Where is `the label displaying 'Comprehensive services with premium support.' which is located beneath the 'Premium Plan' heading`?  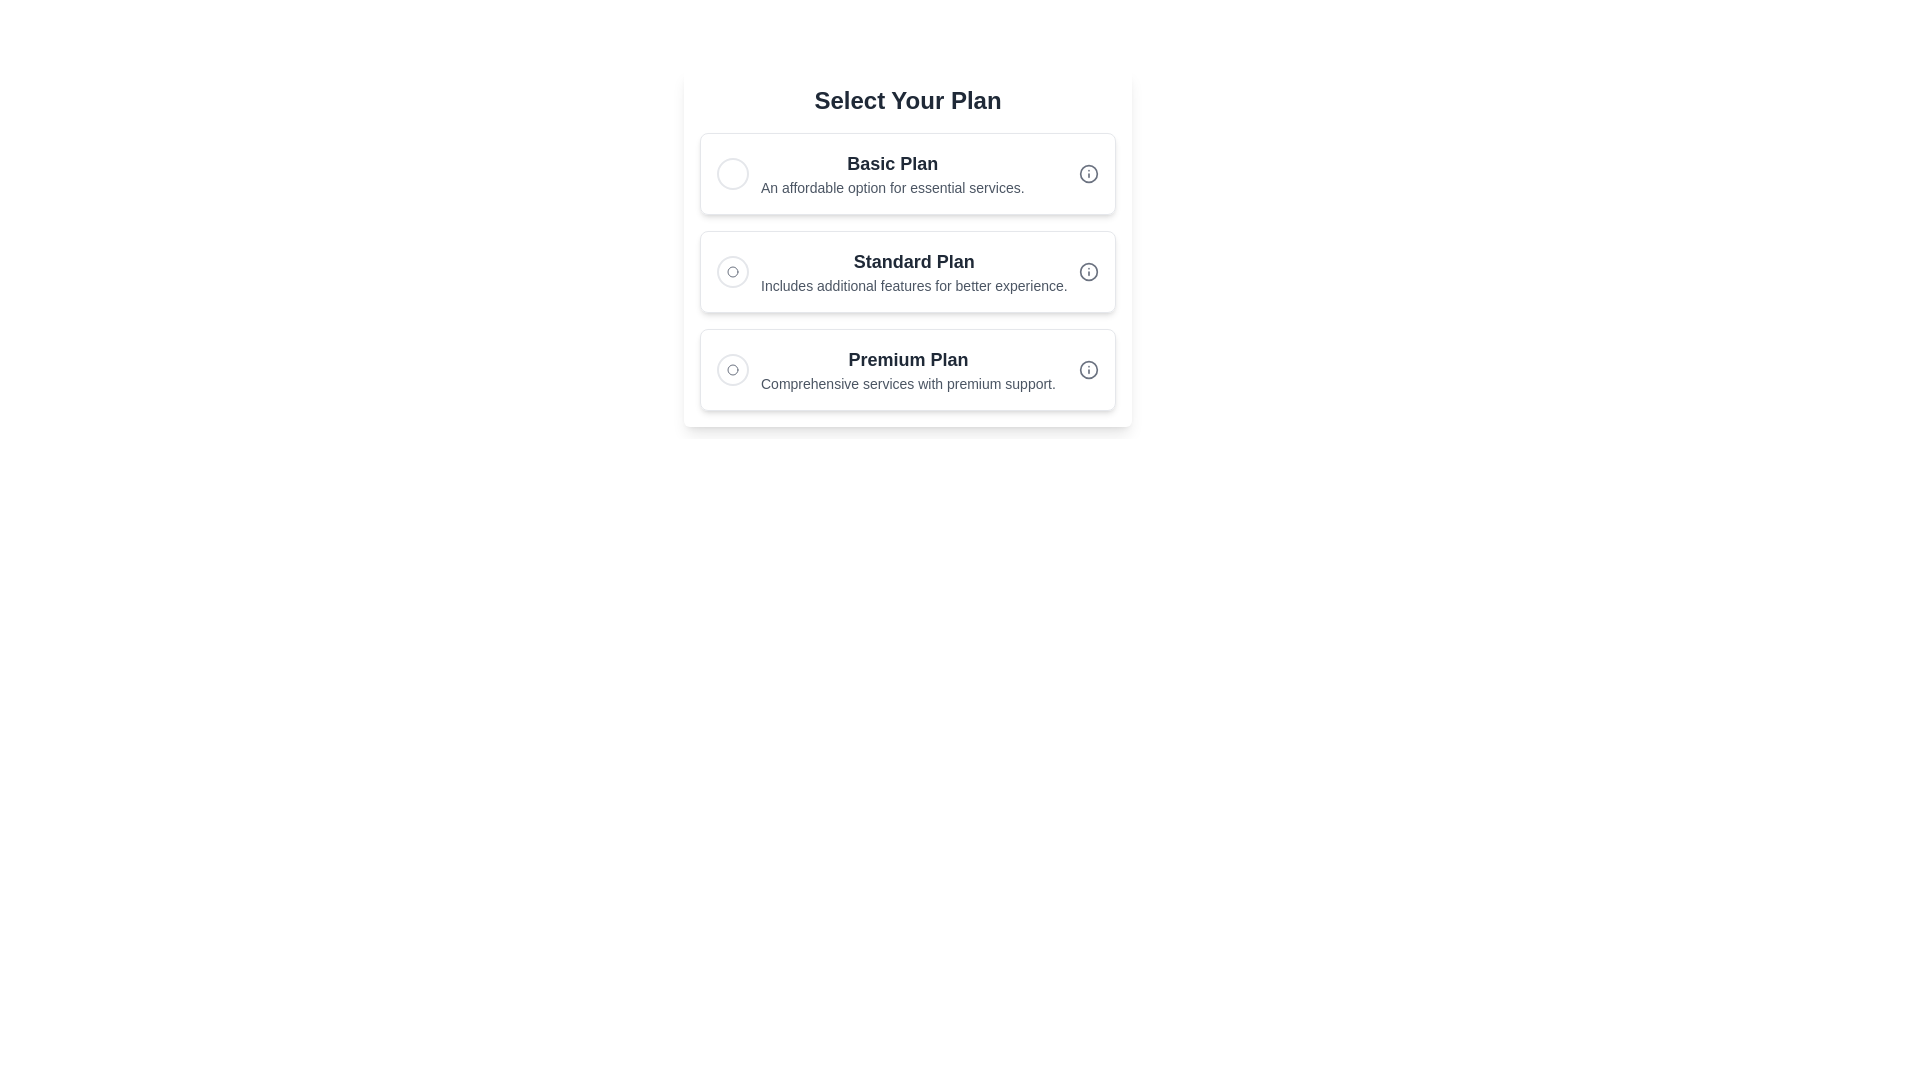
the label displaying 'Comprehensive services with premium support.' which is located beneath the 'Premium Plan' heading is located at coordinates (907, 384).